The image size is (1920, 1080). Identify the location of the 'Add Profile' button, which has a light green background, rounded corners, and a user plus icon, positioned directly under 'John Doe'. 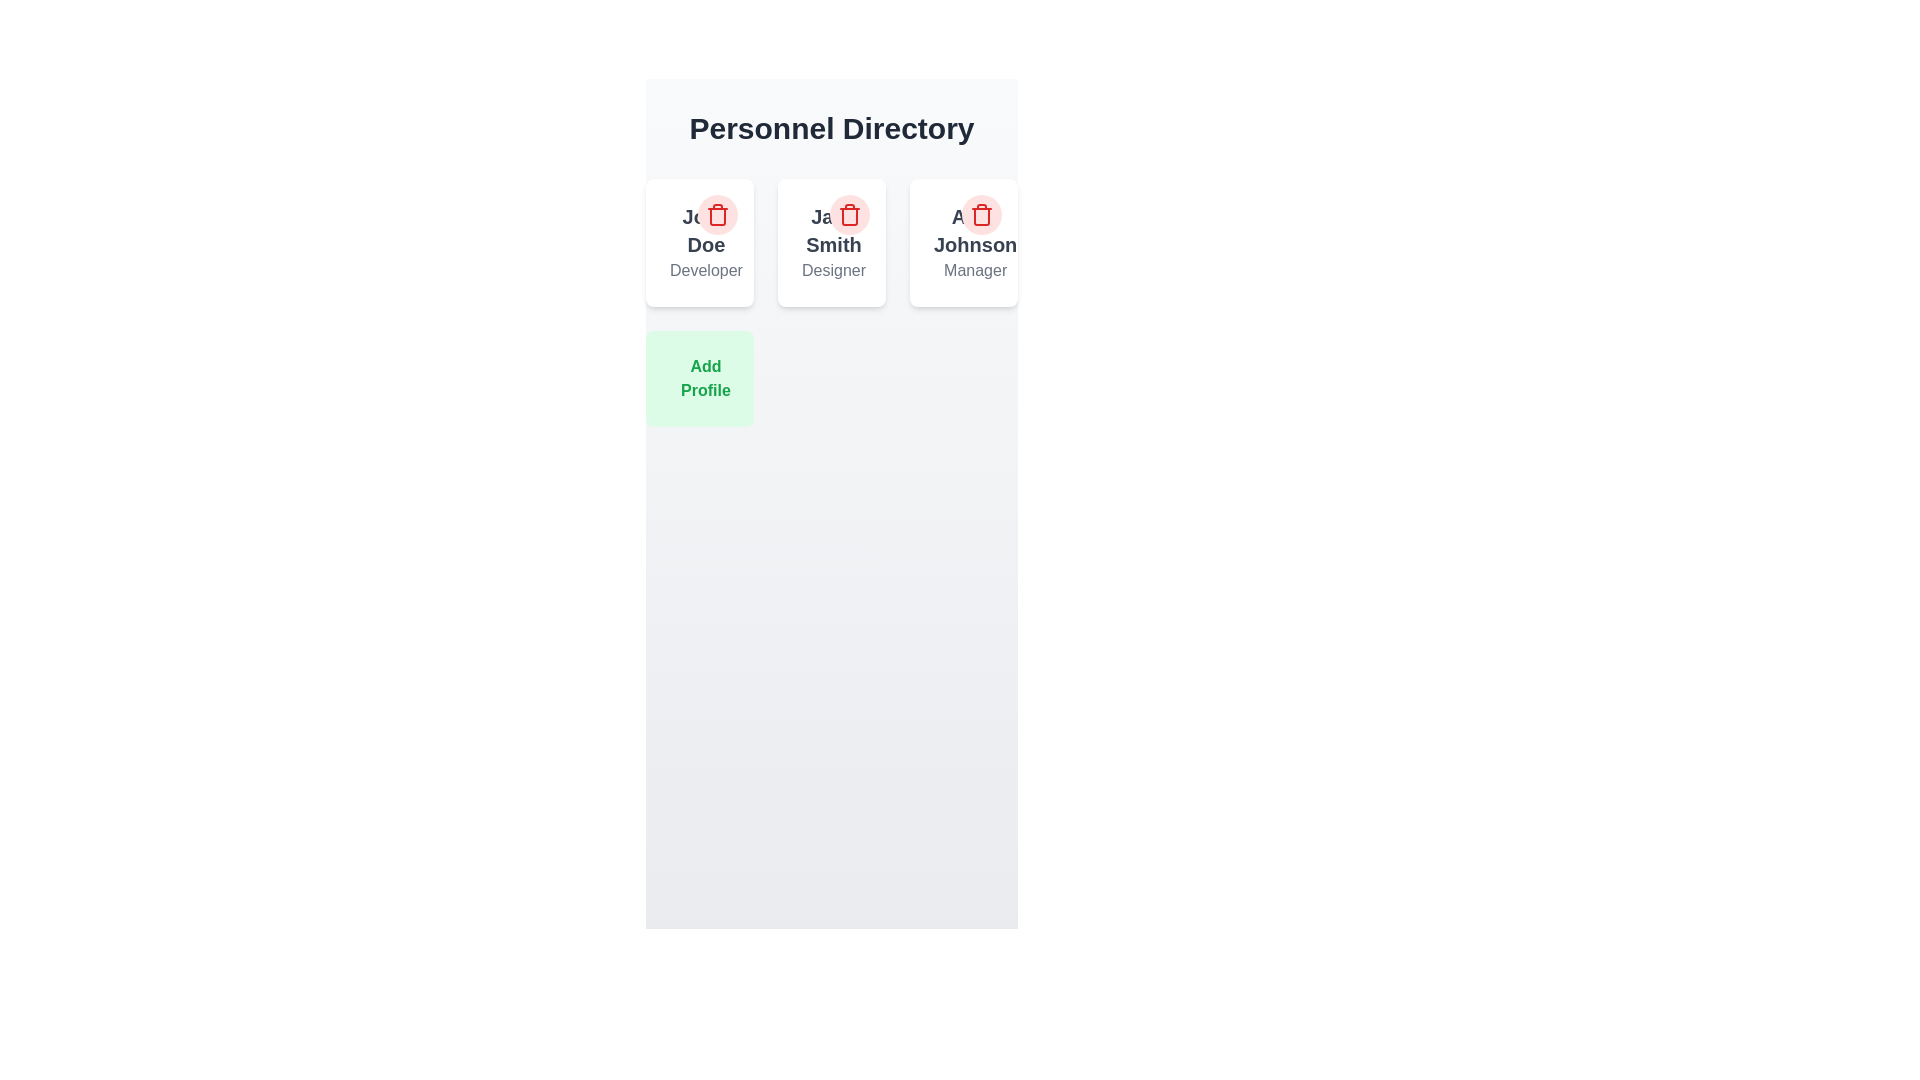
(700, 378).